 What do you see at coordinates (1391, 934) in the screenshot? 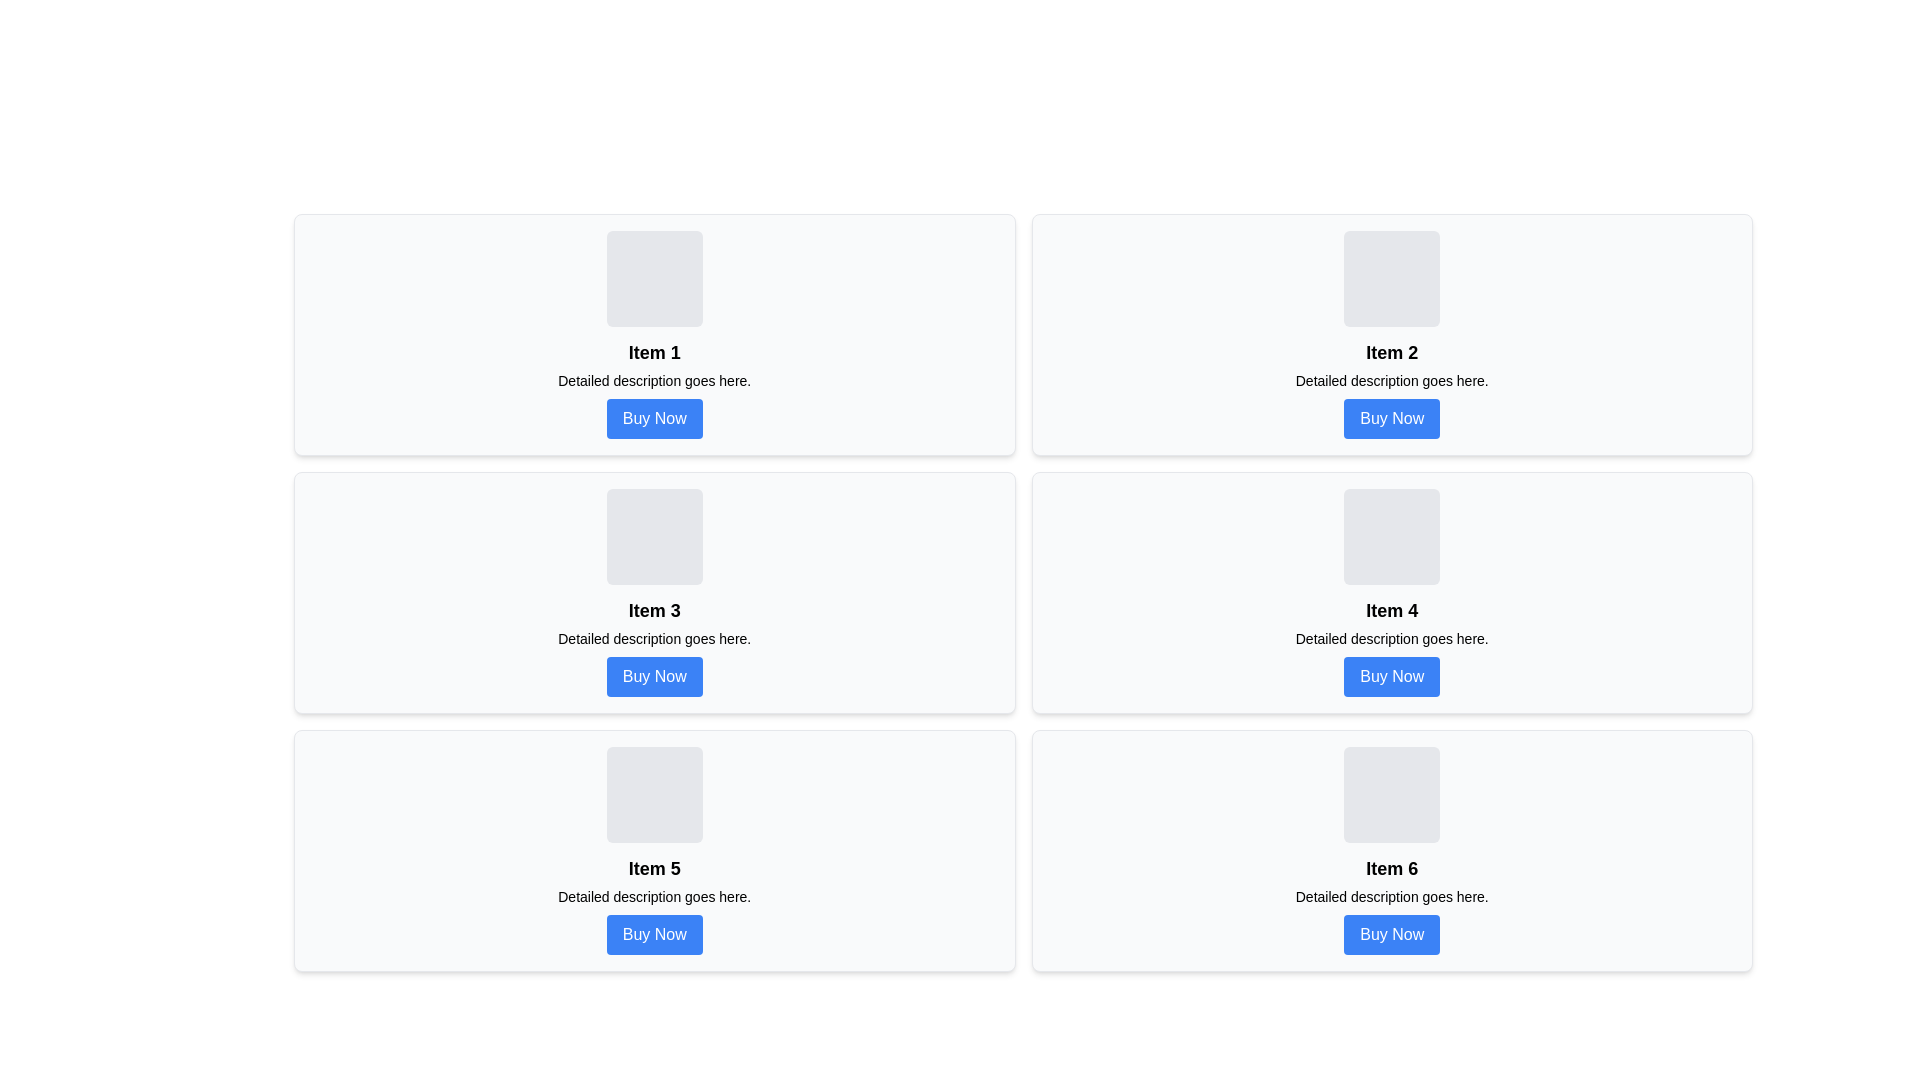
I see `the fourth button in the grid layout for 'Item 6' to initiate a purchase action` at bounding box center [1391, 934].